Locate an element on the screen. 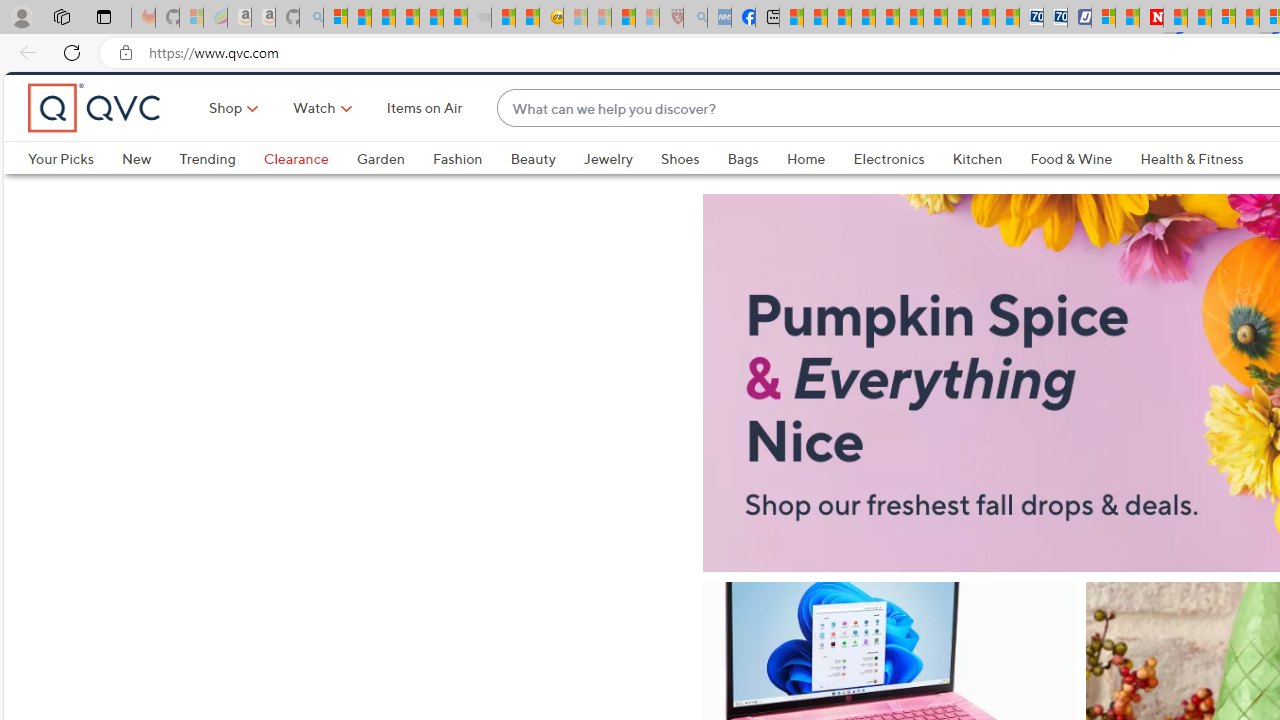  'New' is located at coordinates (135, 192).